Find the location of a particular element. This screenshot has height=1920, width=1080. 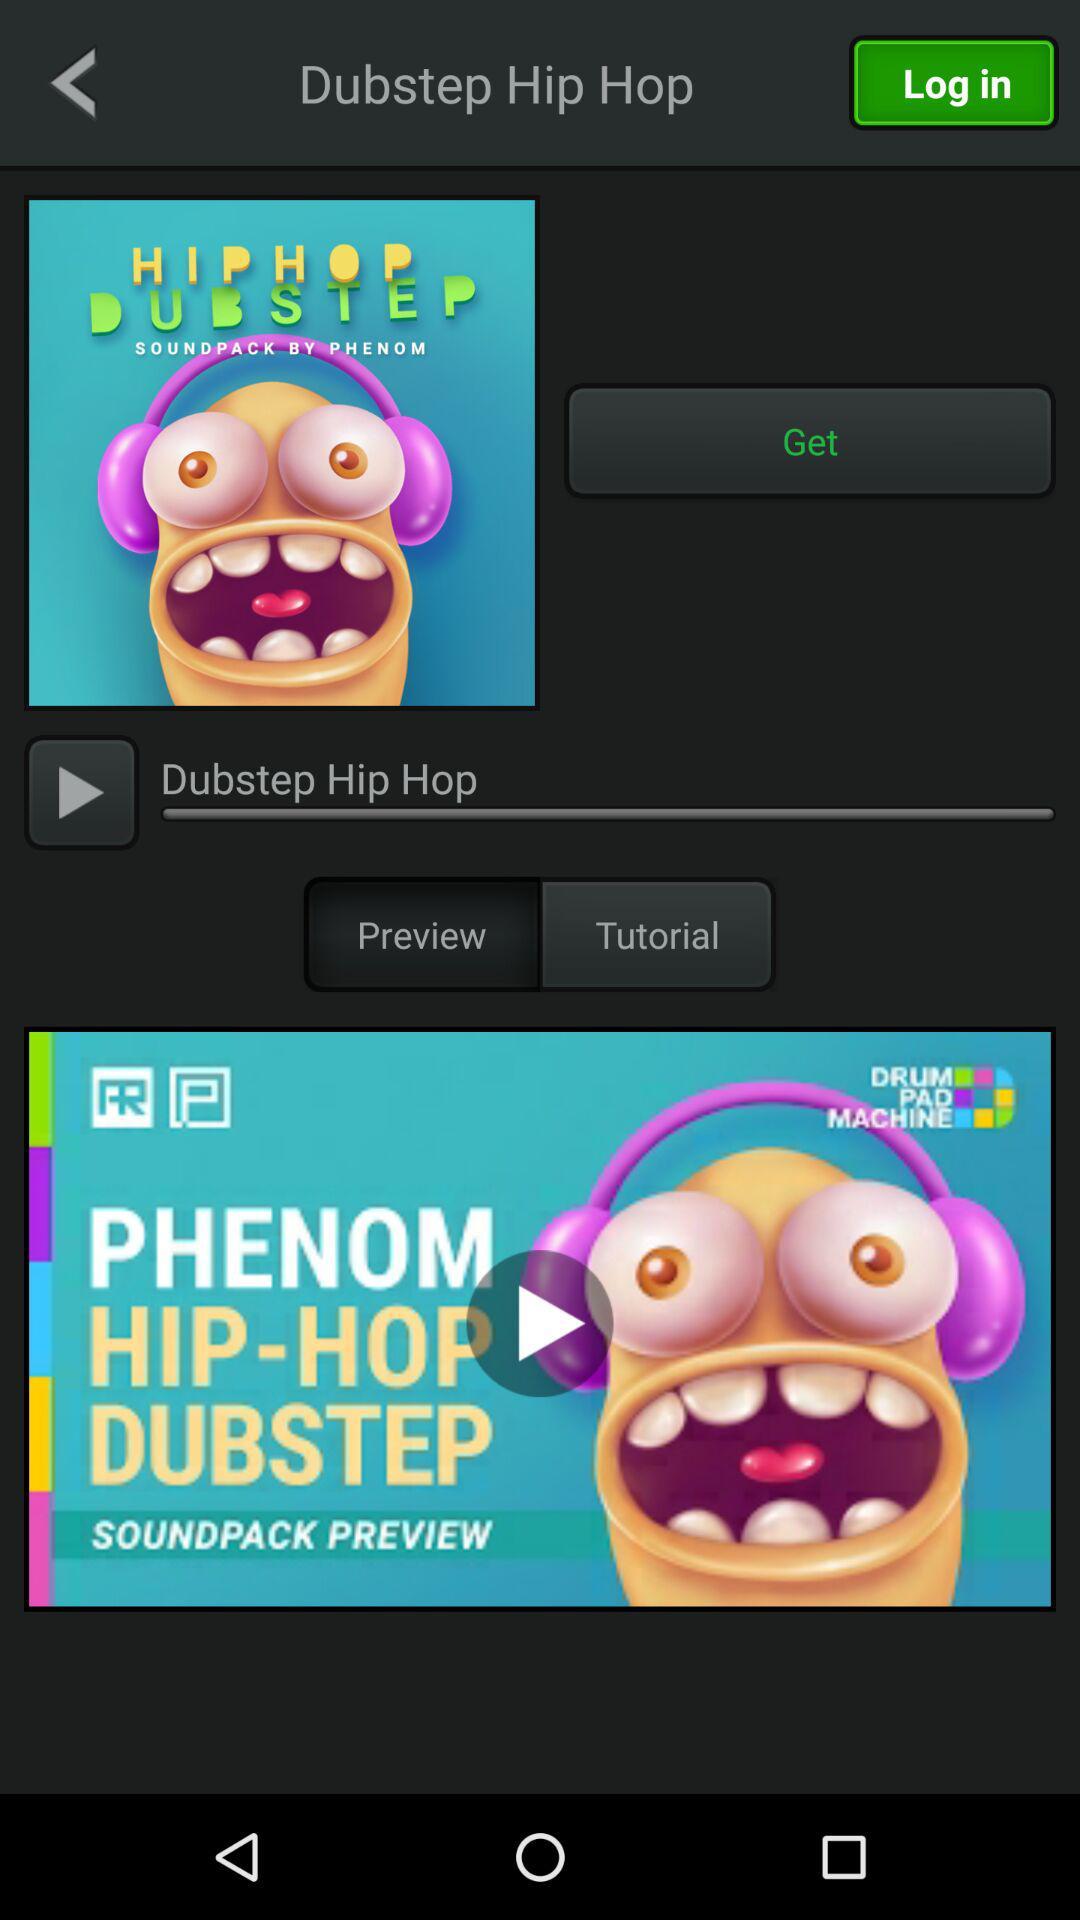

the hip hop dubstep picture is located at coordinates (281, 451).